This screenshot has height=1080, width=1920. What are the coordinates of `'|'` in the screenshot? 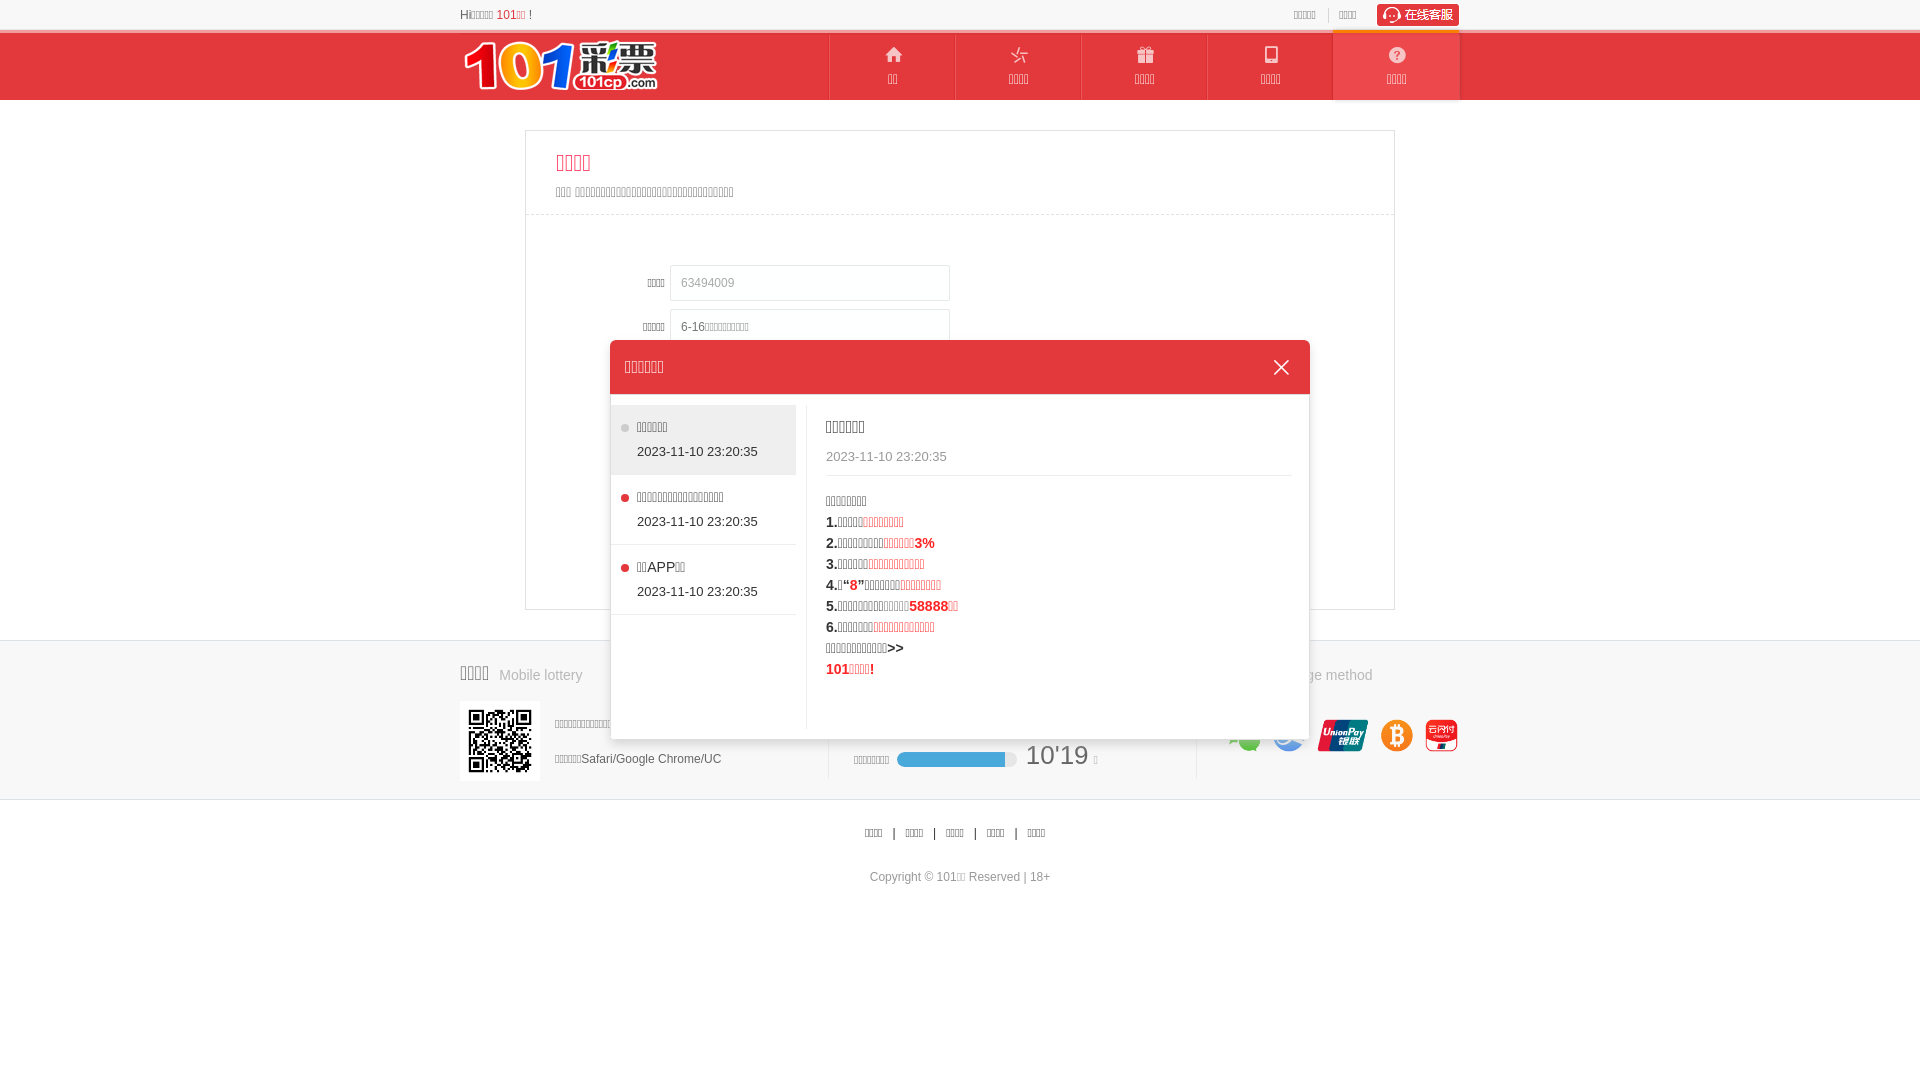 It's located at (892, 833).